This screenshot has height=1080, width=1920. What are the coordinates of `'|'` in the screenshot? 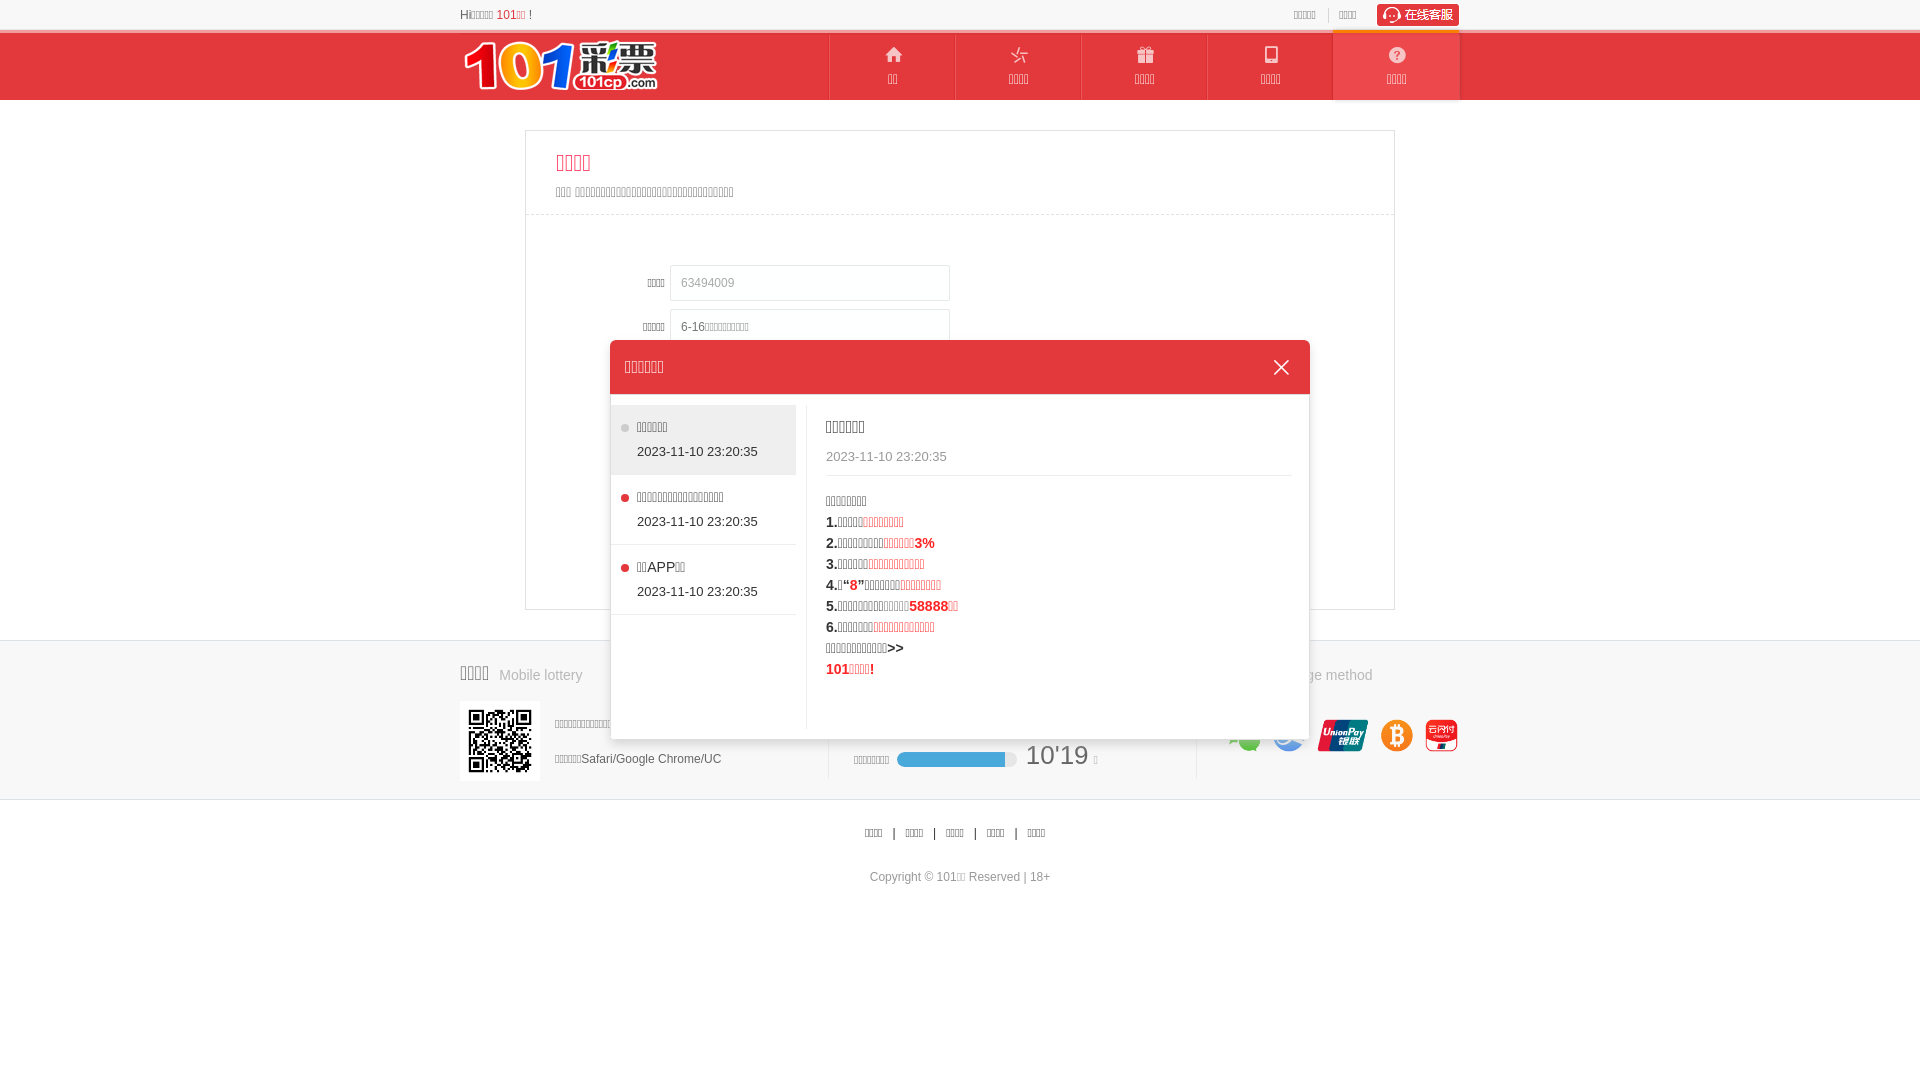 It's located at (892, 833).